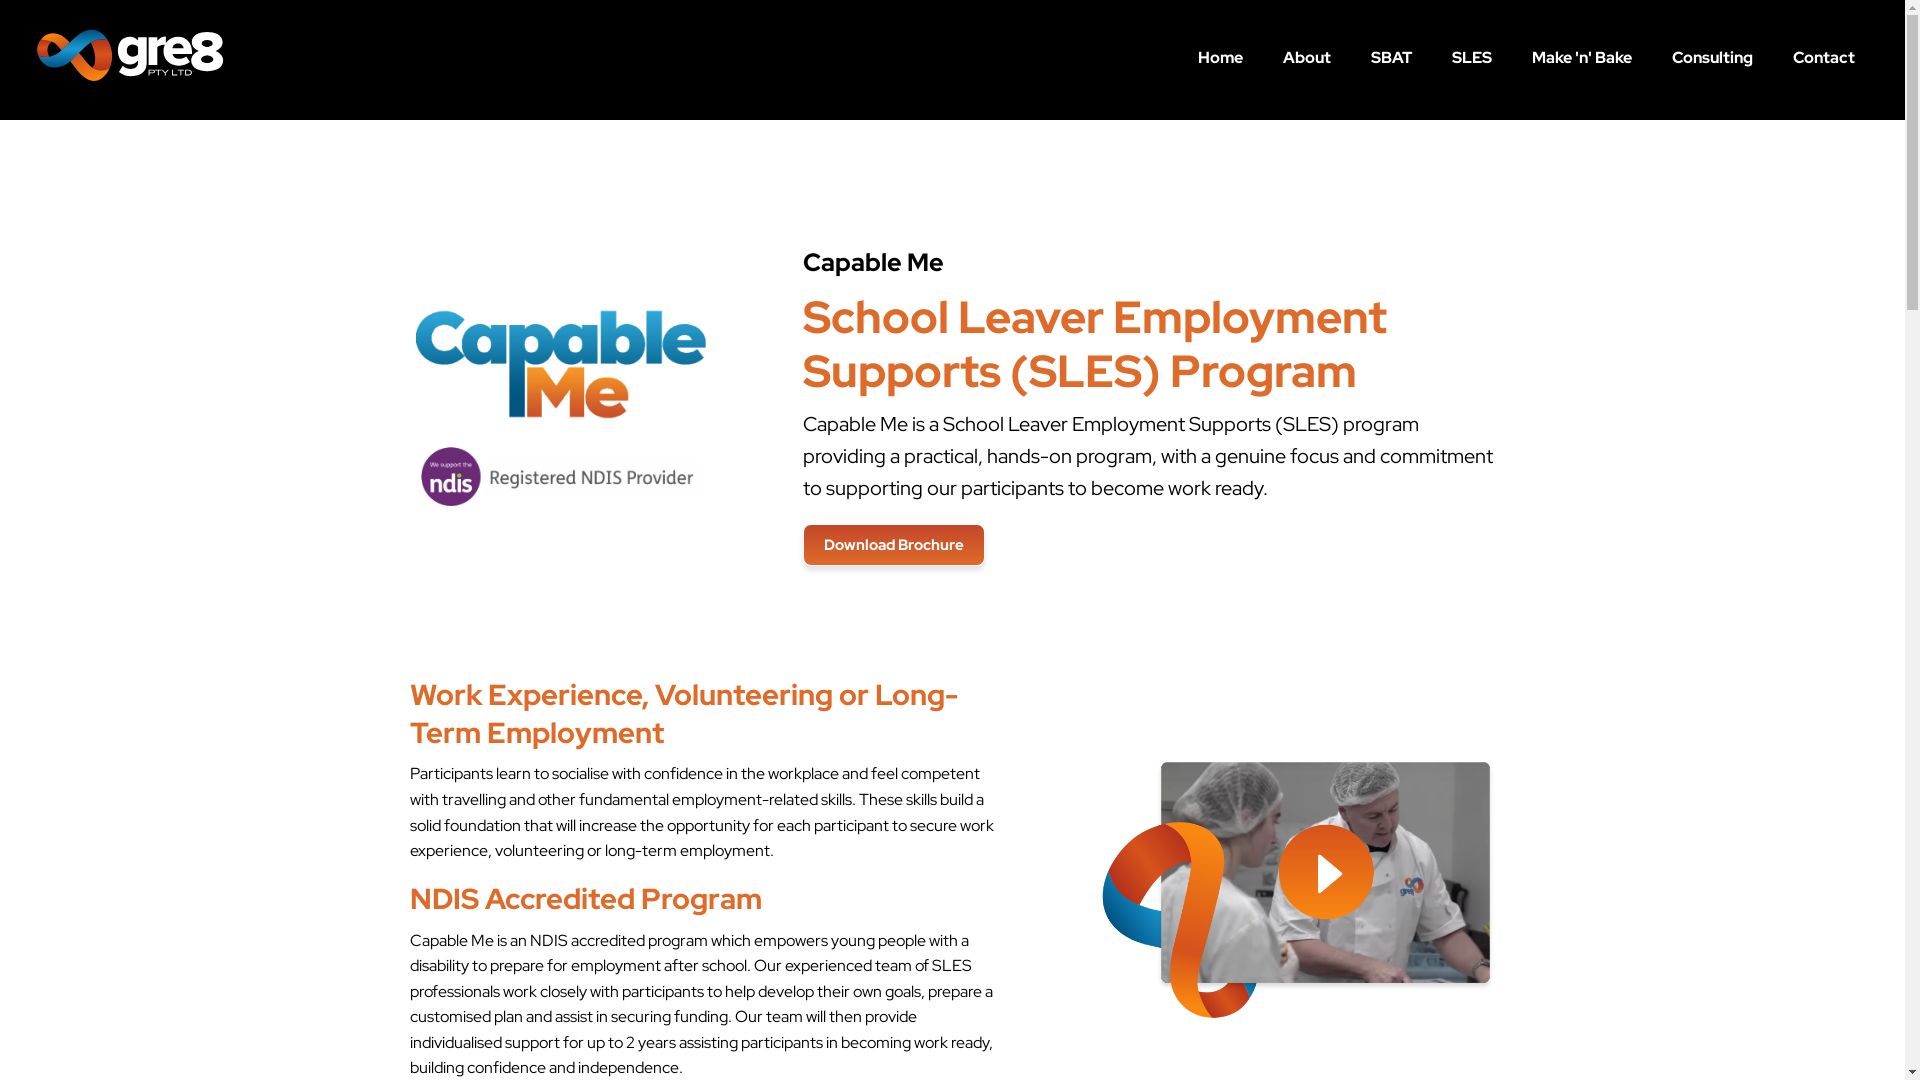  I want to click on 'Home', so click(1219, 56).